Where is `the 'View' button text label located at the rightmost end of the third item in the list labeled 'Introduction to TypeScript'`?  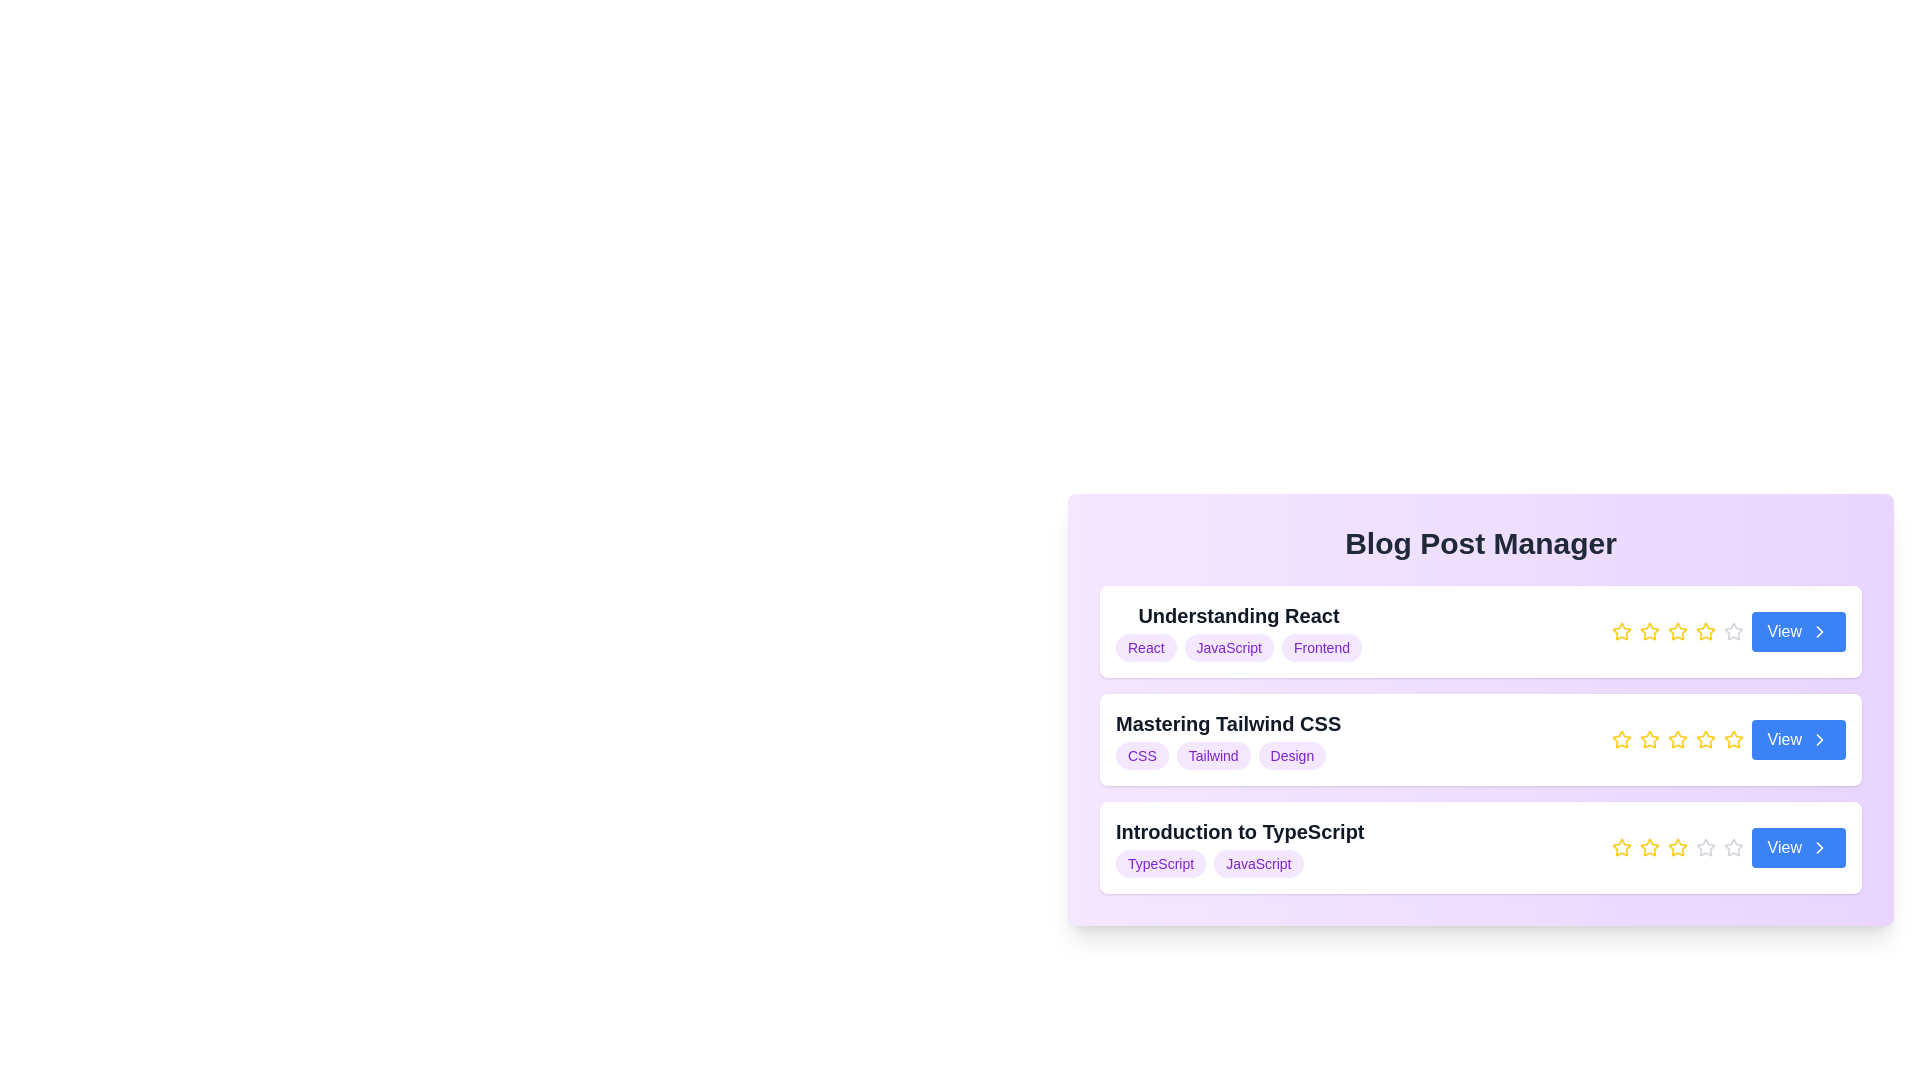 the 'View' button text label located at the rightmost end of the third item in the list labeled 'Introduction to TypeScript' is located at coordinates (1784, 848).